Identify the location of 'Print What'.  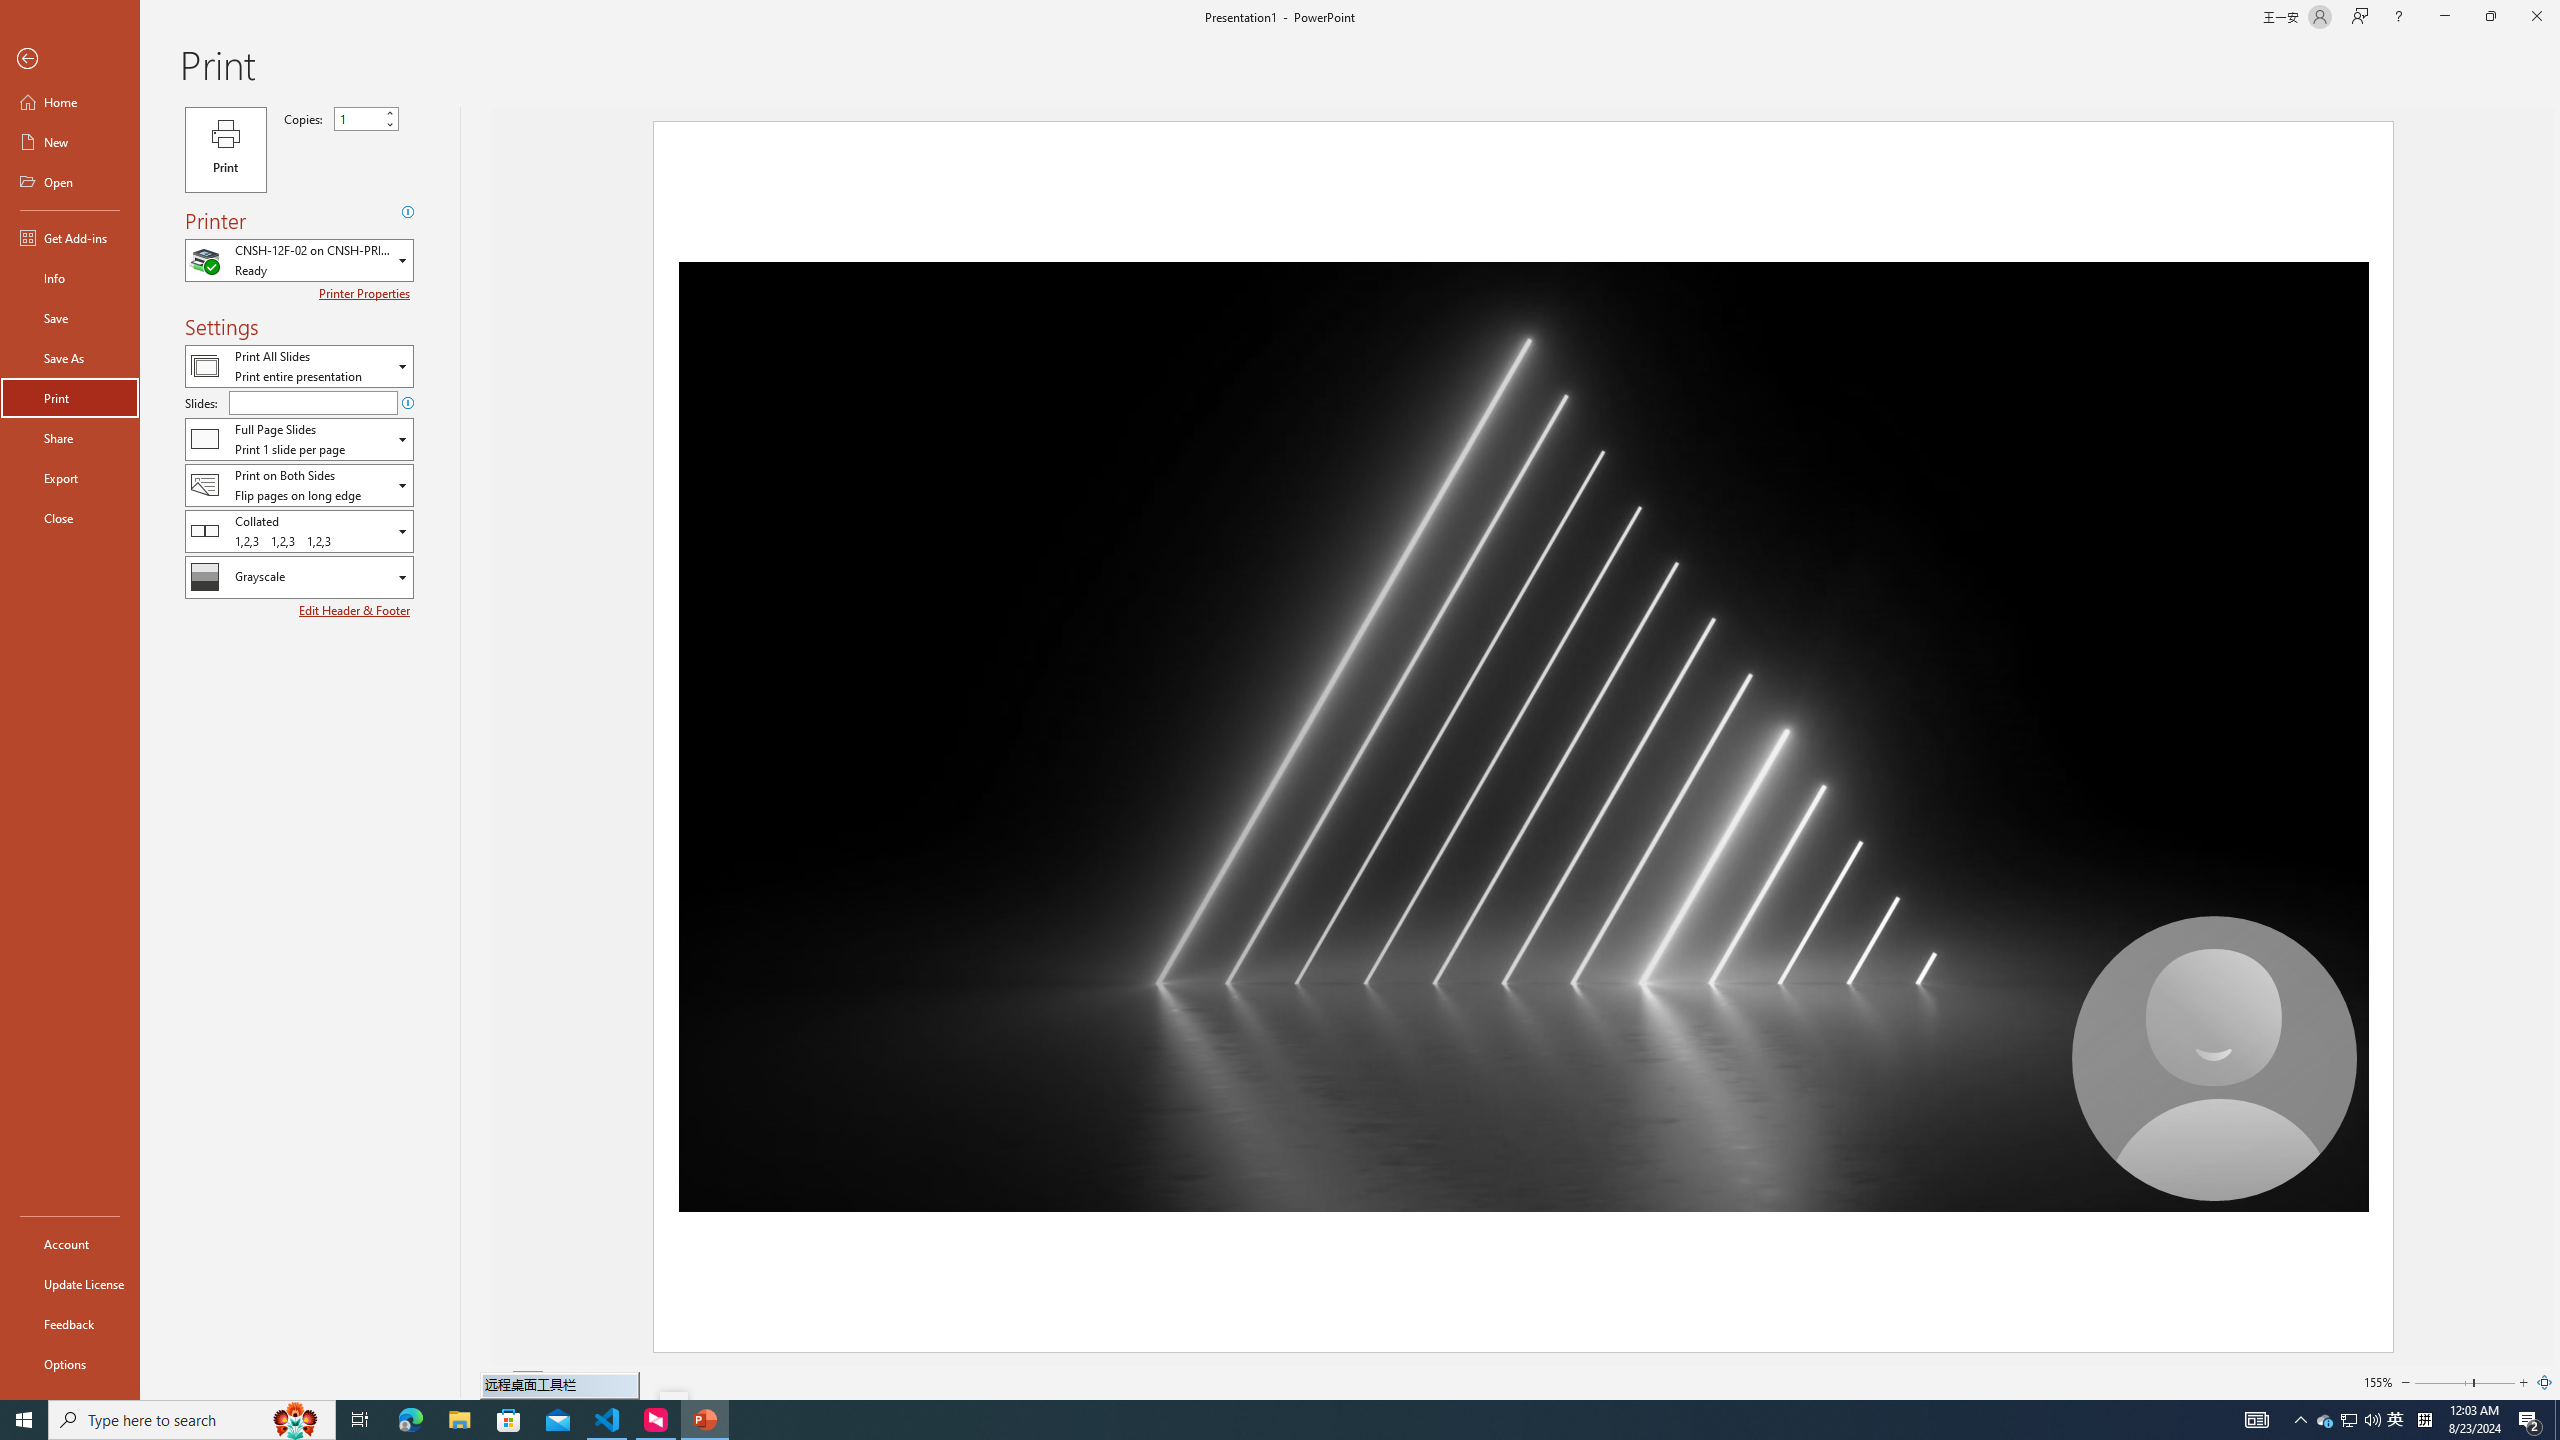
(298, 365).